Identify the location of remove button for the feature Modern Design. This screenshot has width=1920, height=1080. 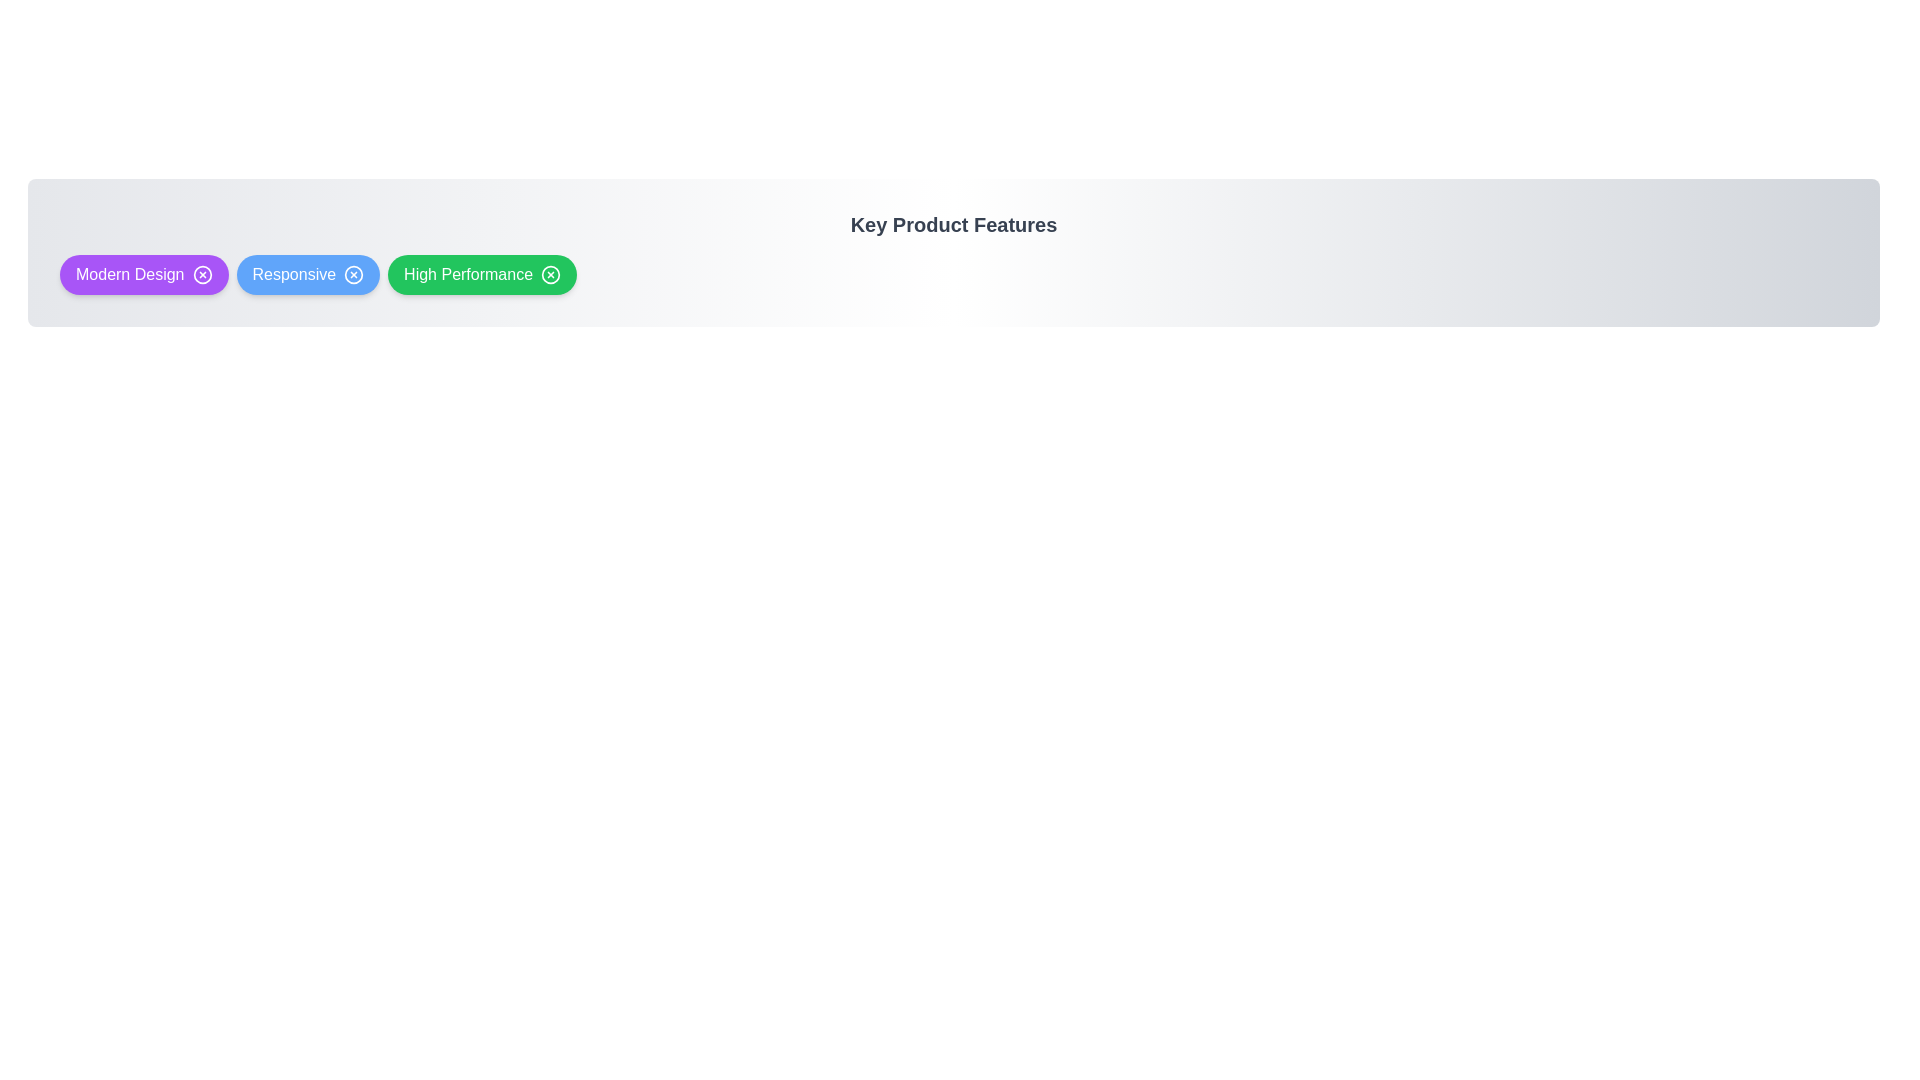
(202, 274).